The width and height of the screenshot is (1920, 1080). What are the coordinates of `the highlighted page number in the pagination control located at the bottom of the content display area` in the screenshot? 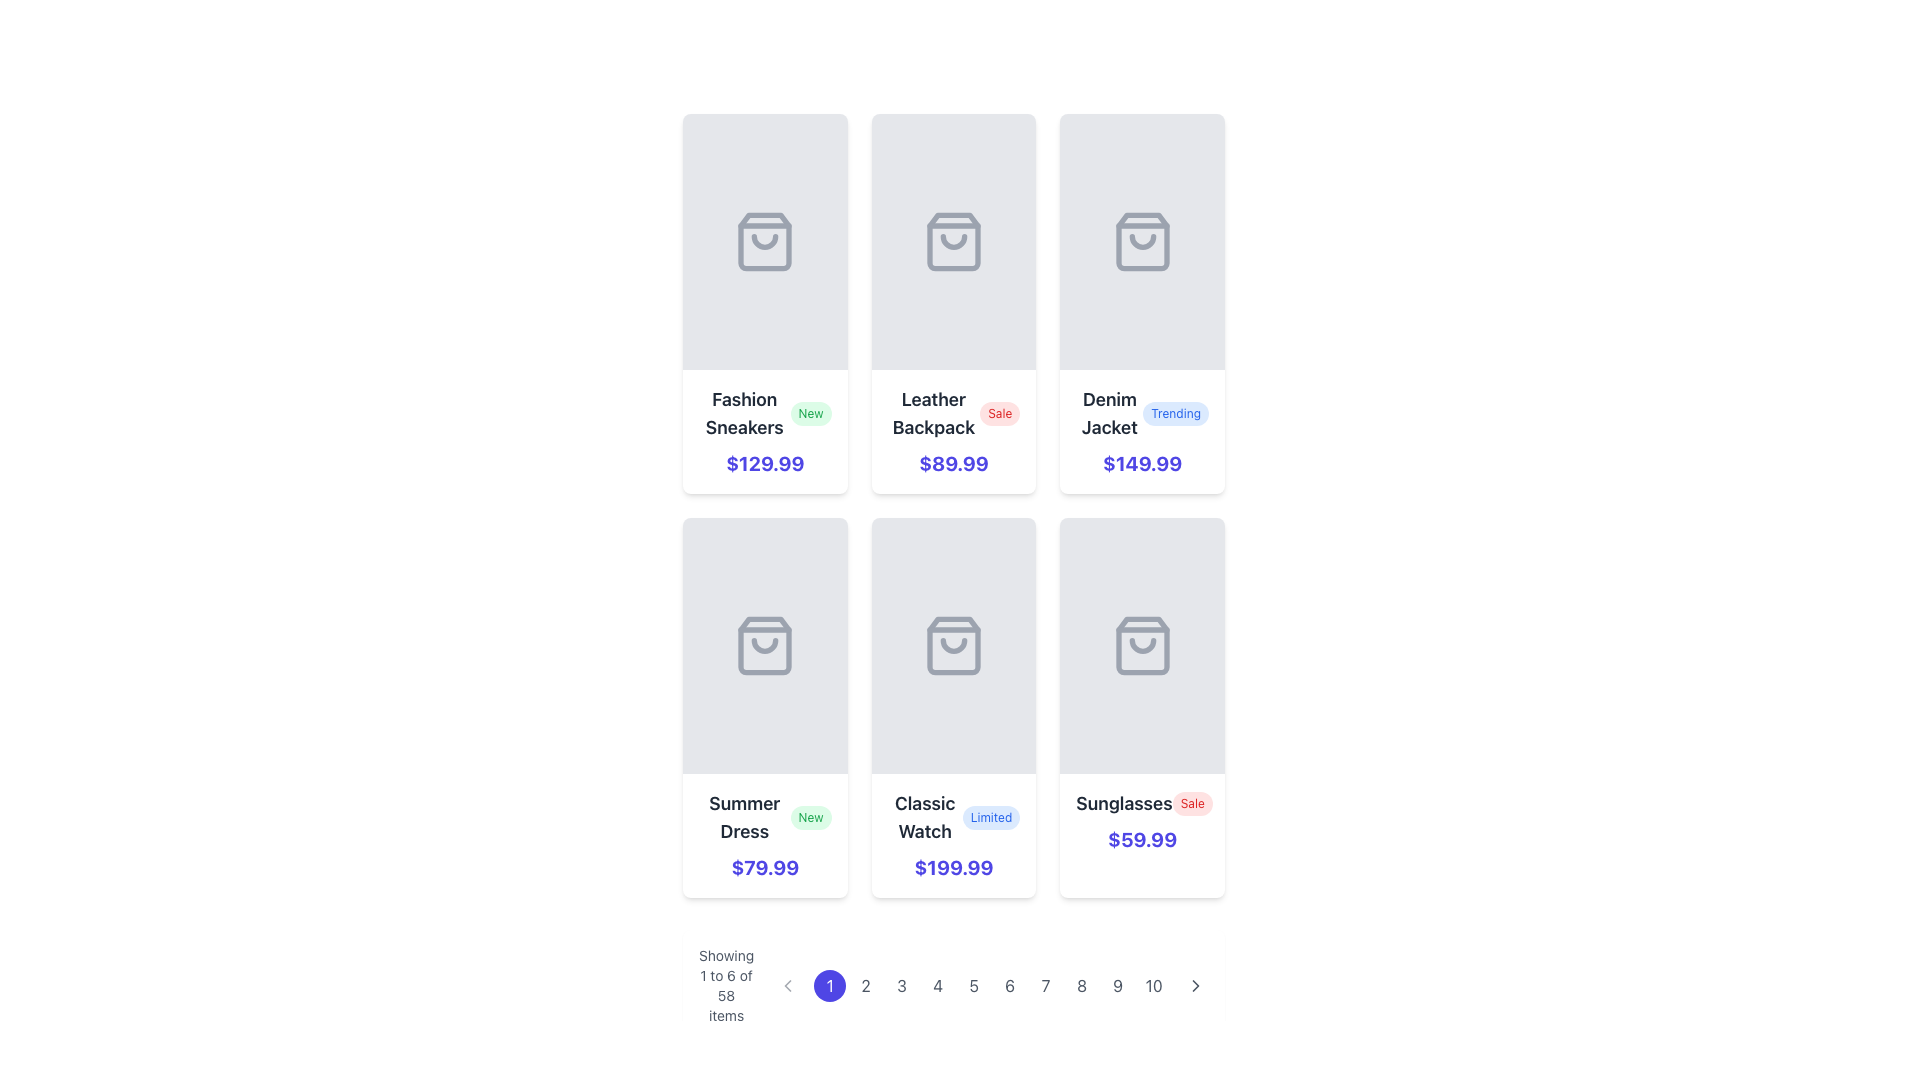 It's located at (953, 985).